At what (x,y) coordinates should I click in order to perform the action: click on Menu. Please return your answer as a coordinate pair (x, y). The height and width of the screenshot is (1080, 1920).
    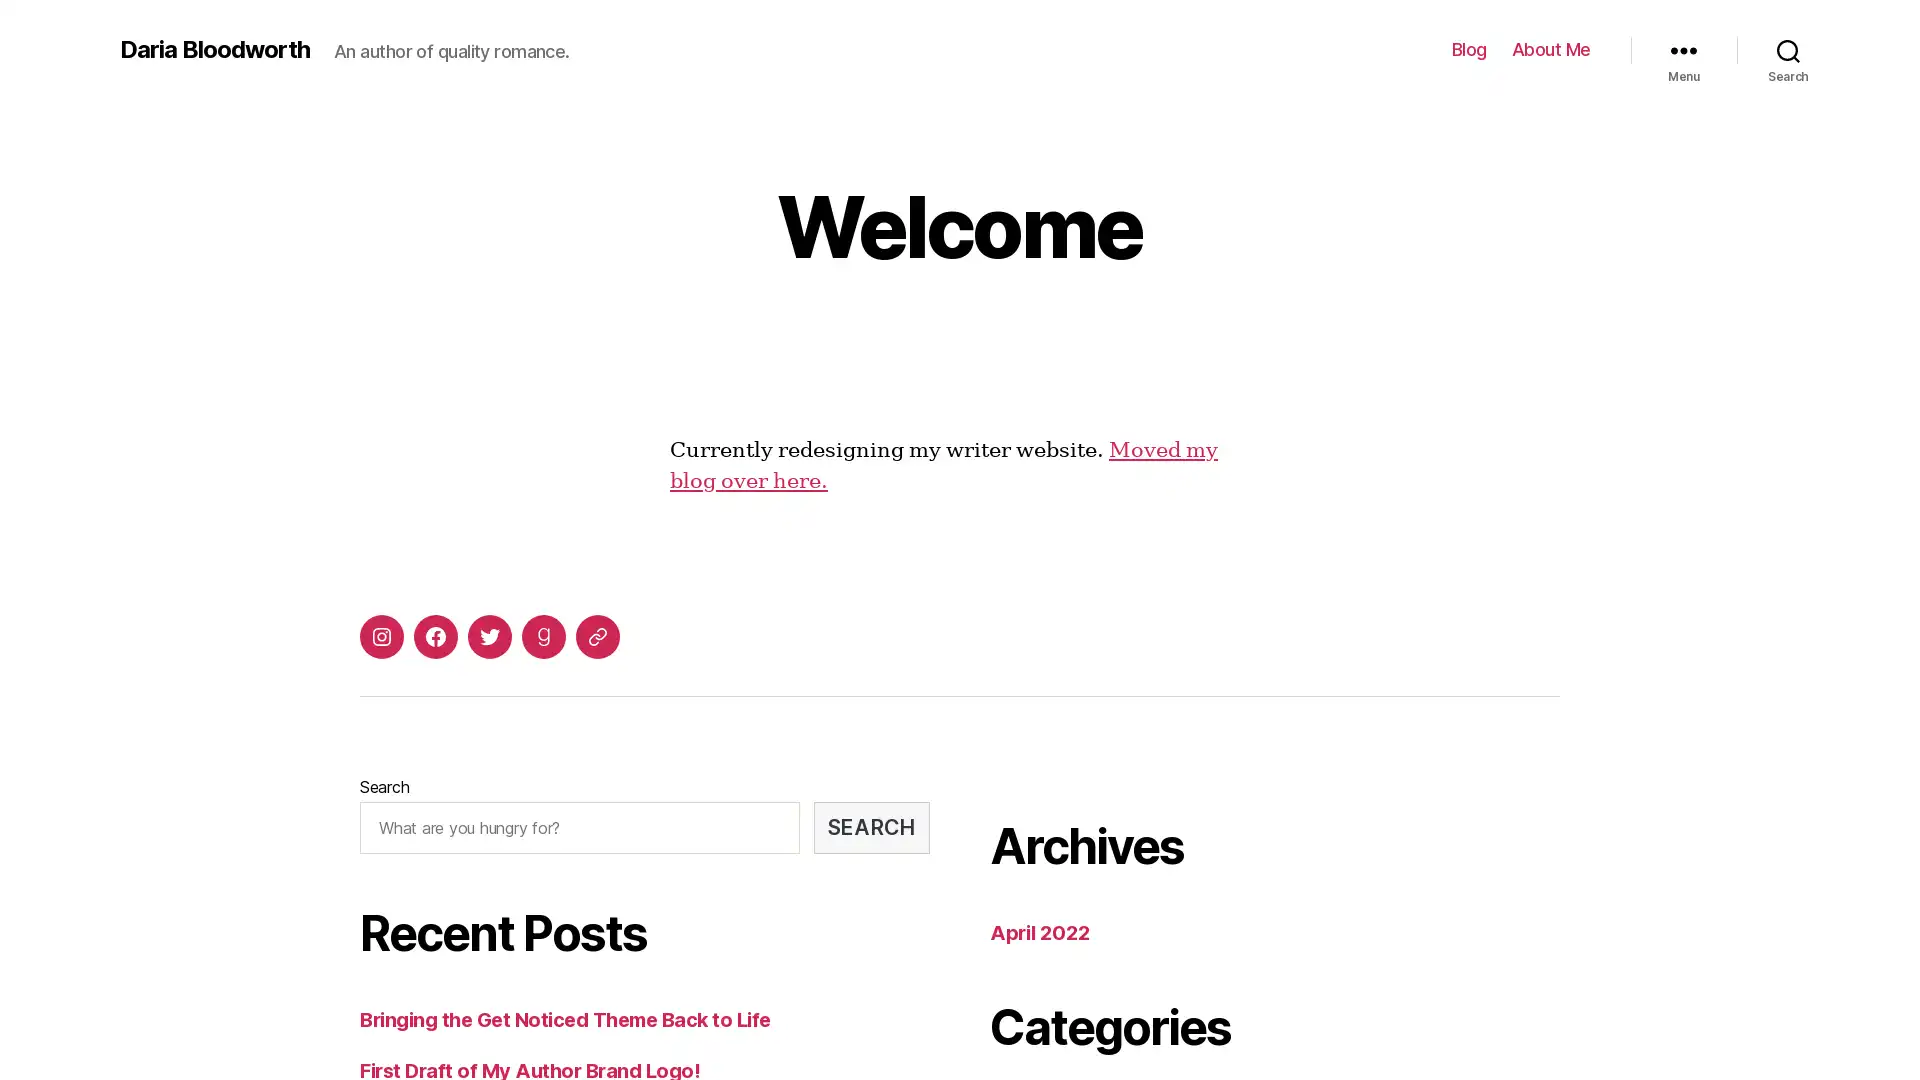
    Looking at the image, I should click on (1683, 49).